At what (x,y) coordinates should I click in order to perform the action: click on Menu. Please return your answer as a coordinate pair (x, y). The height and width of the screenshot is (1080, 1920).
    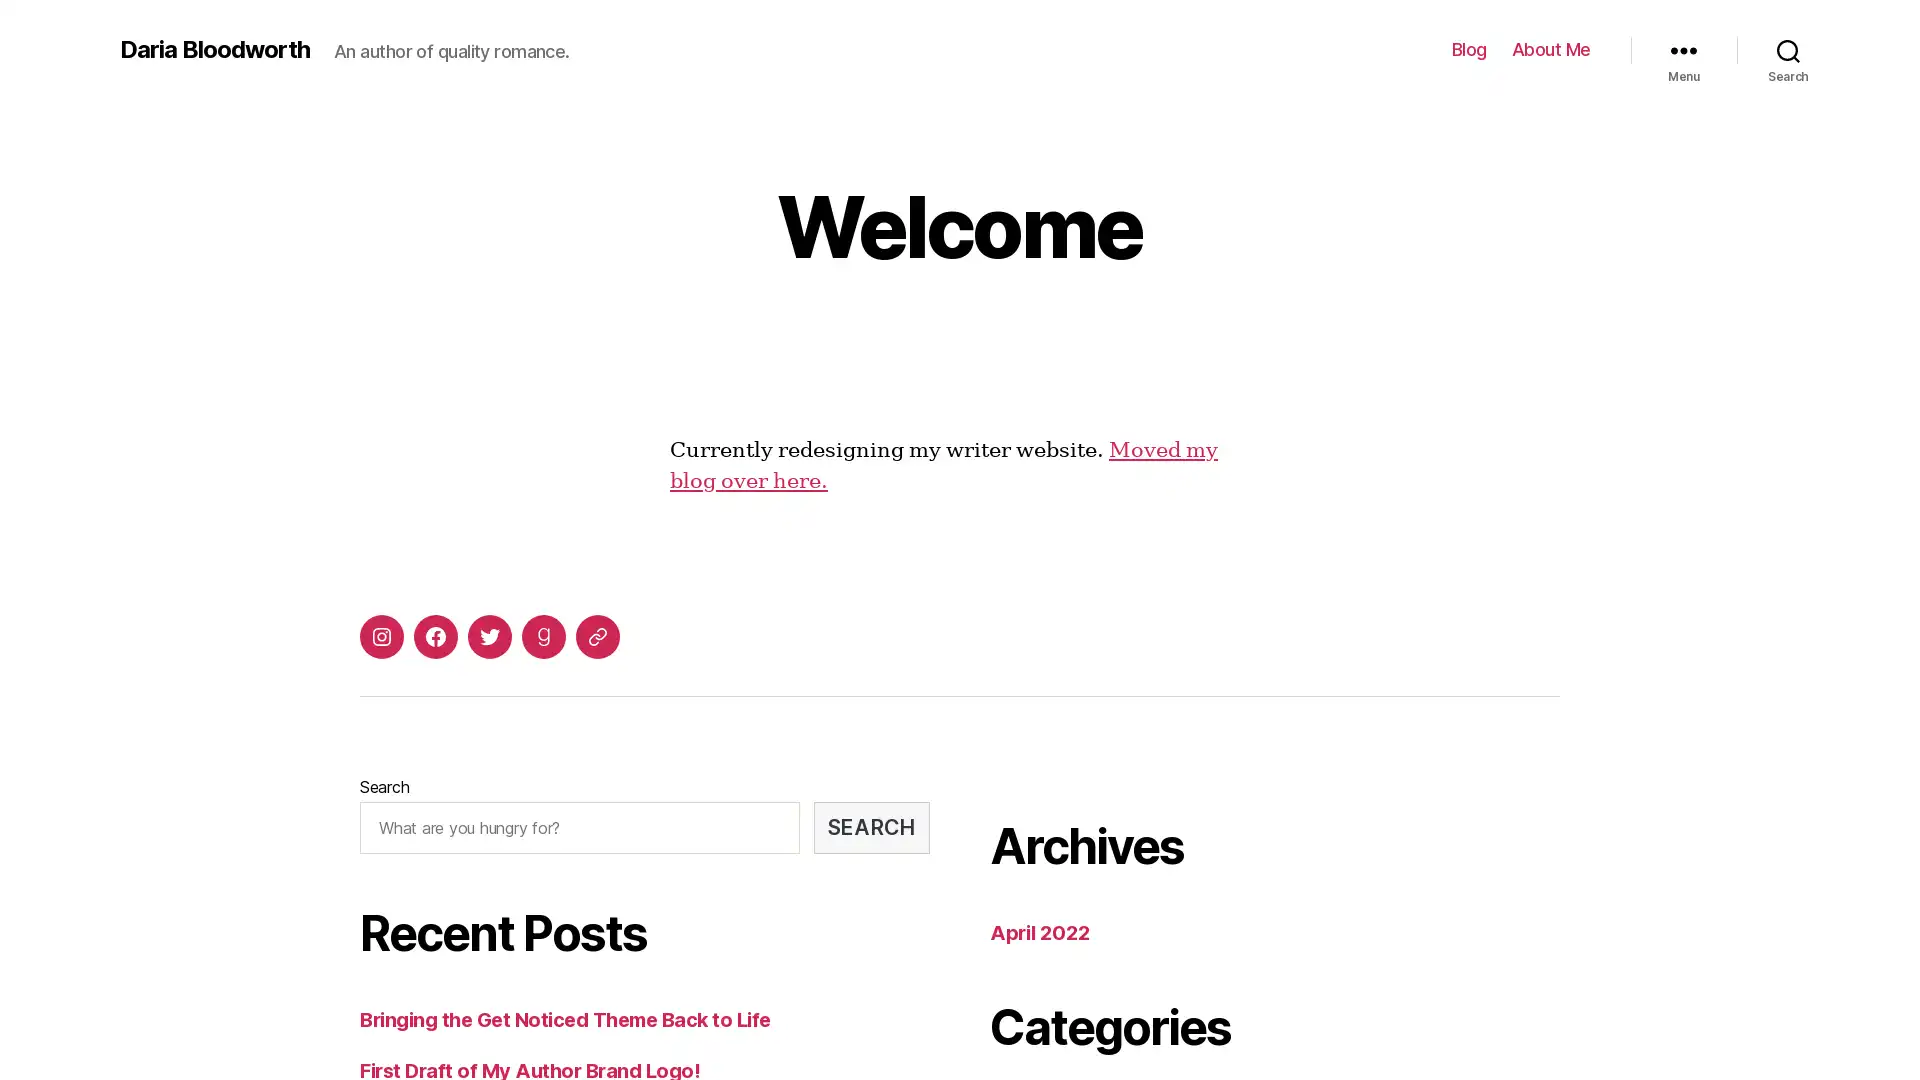
    Looking at the image, I should click on (1683, 49).